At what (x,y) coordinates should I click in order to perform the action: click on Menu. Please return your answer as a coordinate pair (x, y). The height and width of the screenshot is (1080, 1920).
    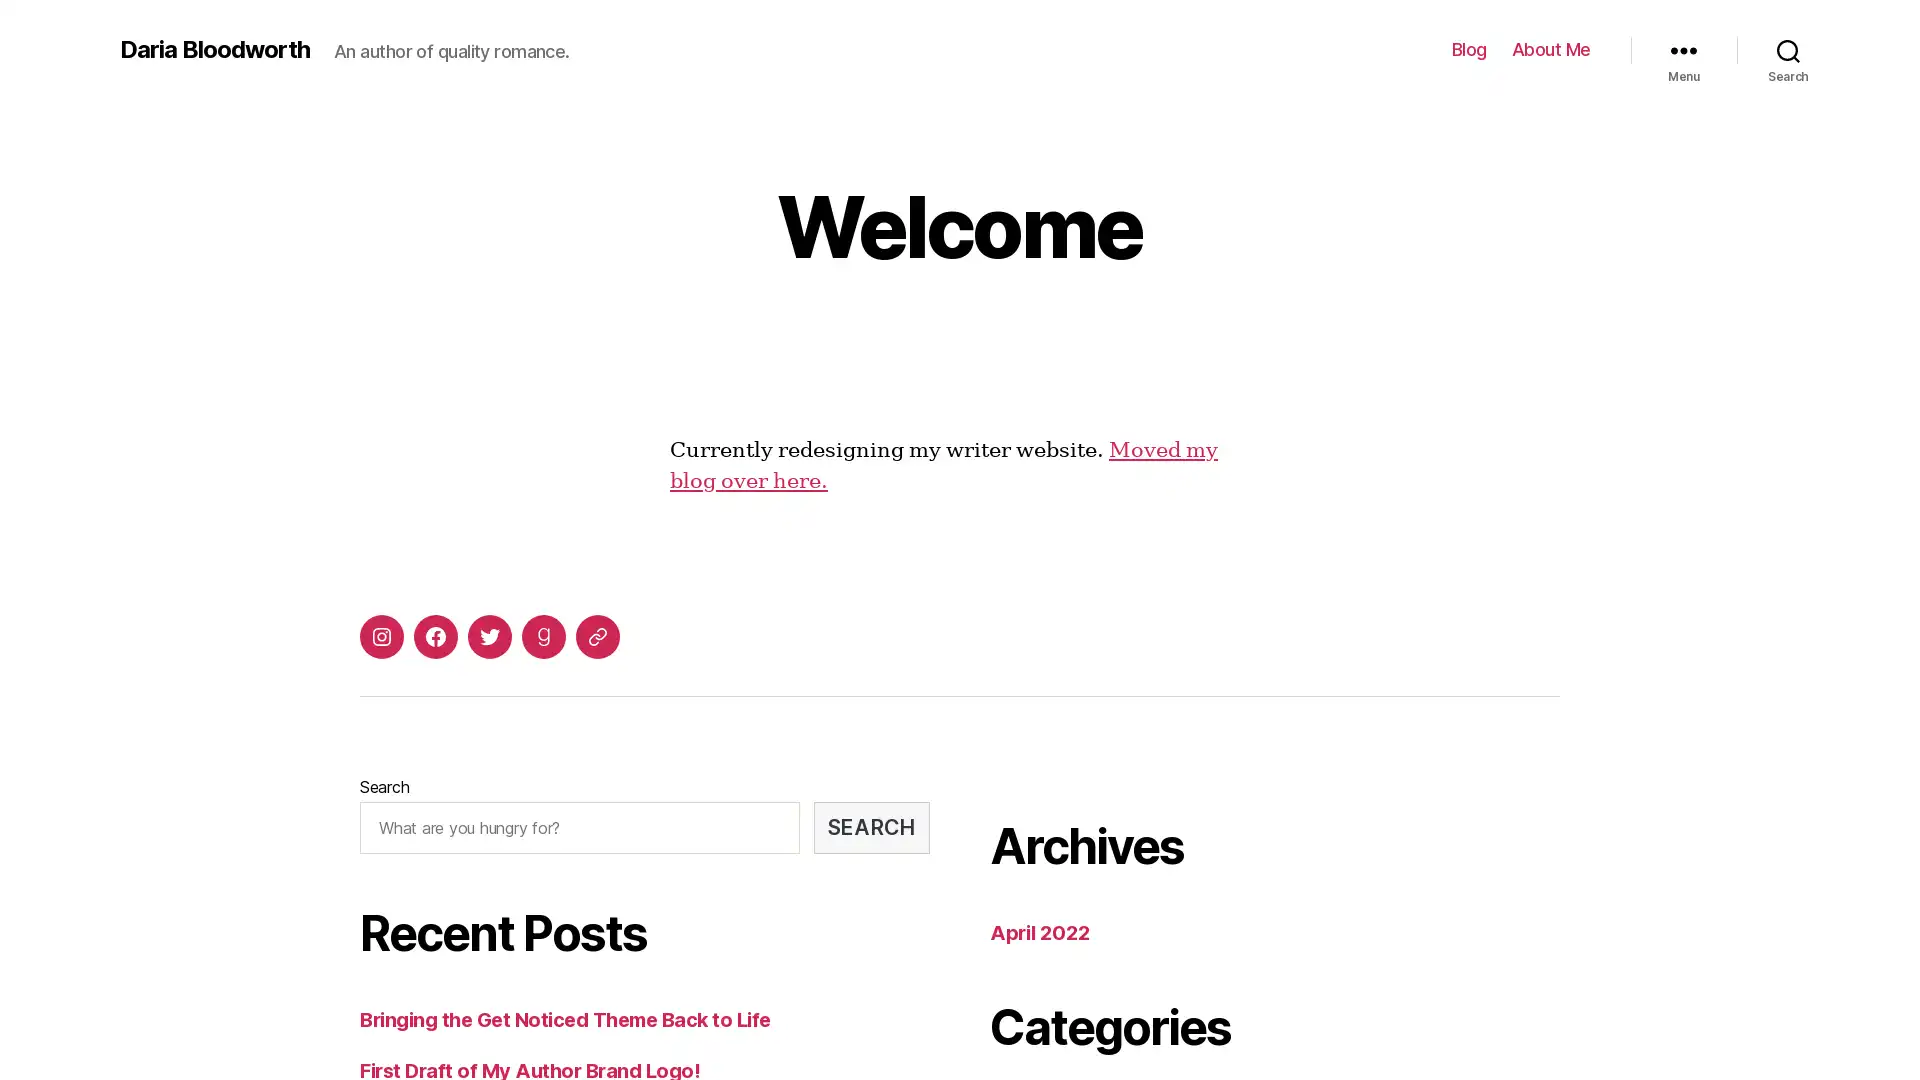
    Looking at the image, I should click on (1683, 49).